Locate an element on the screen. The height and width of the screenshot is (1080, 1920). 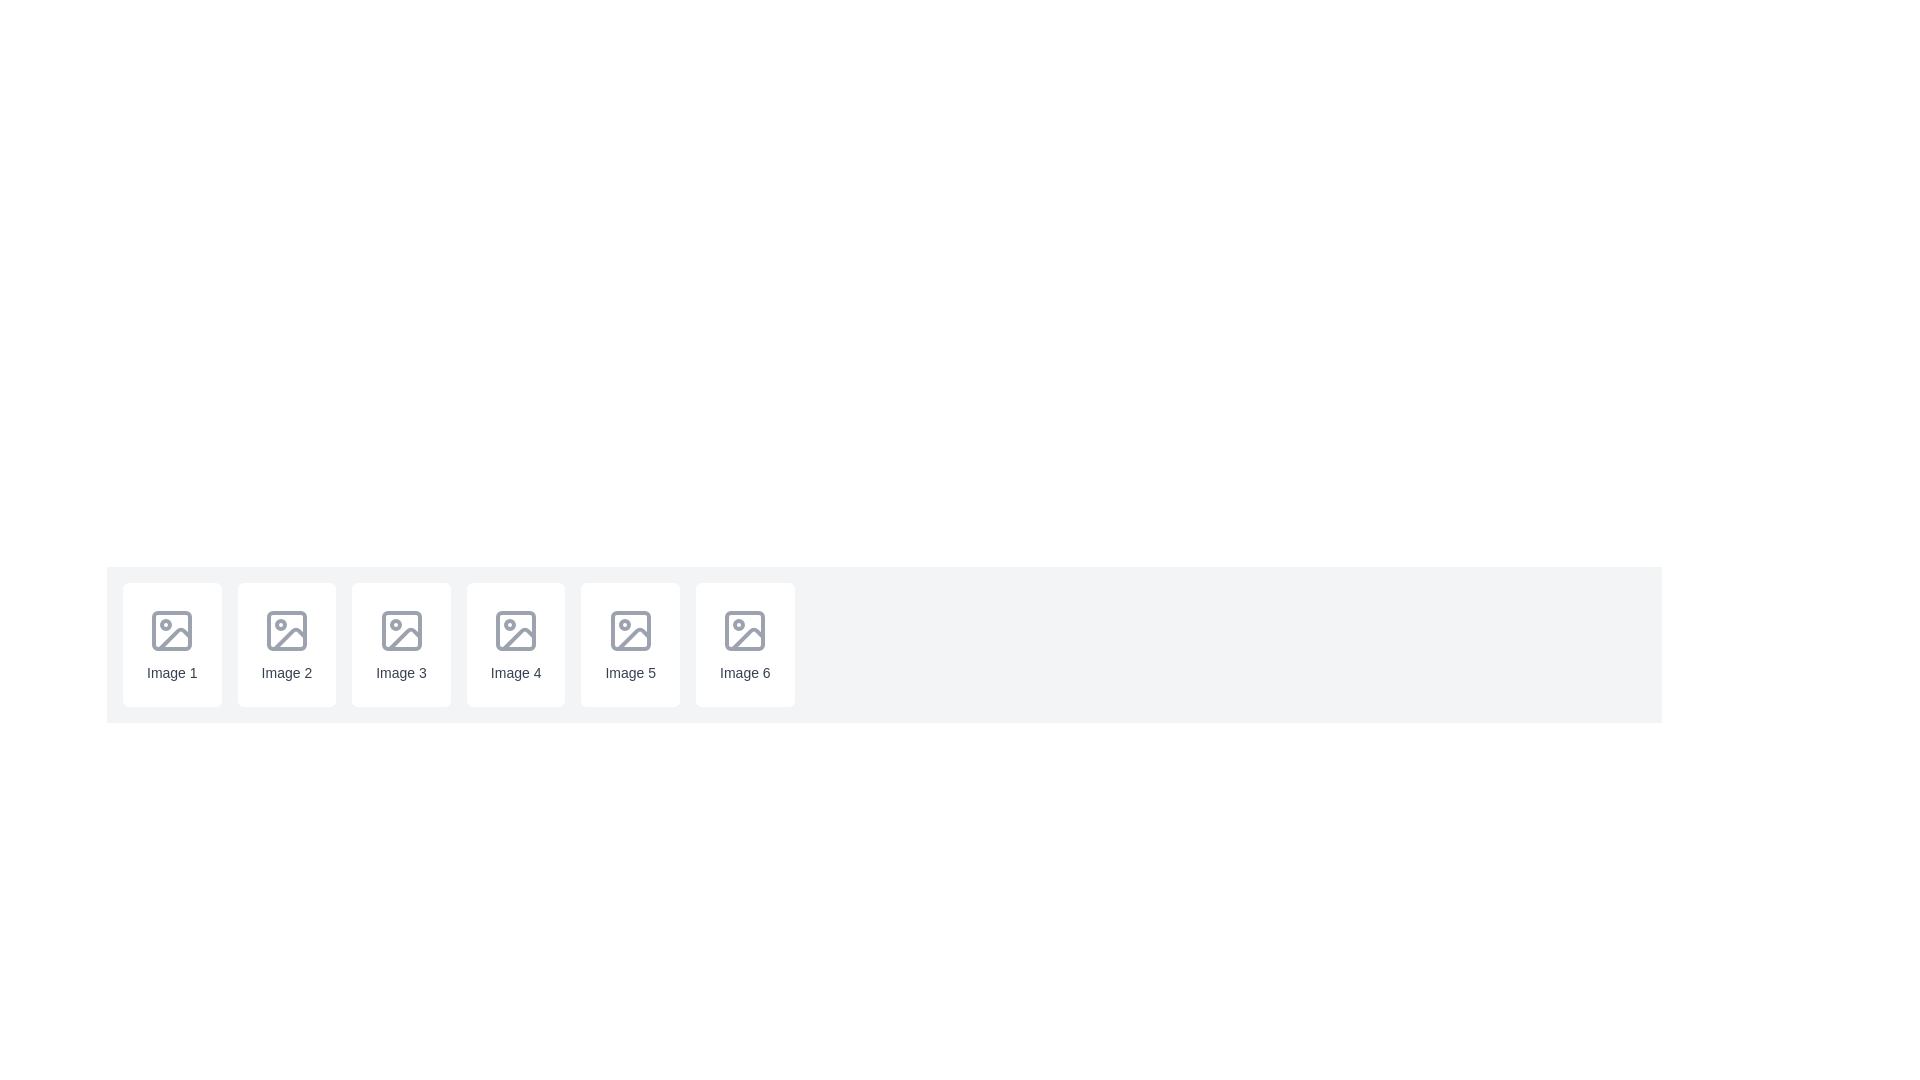
the text label located centrally beneath the associated image icon in the fifth item of a horizontally-aligned grid of image placeholders is located at coordinates (629, 672).